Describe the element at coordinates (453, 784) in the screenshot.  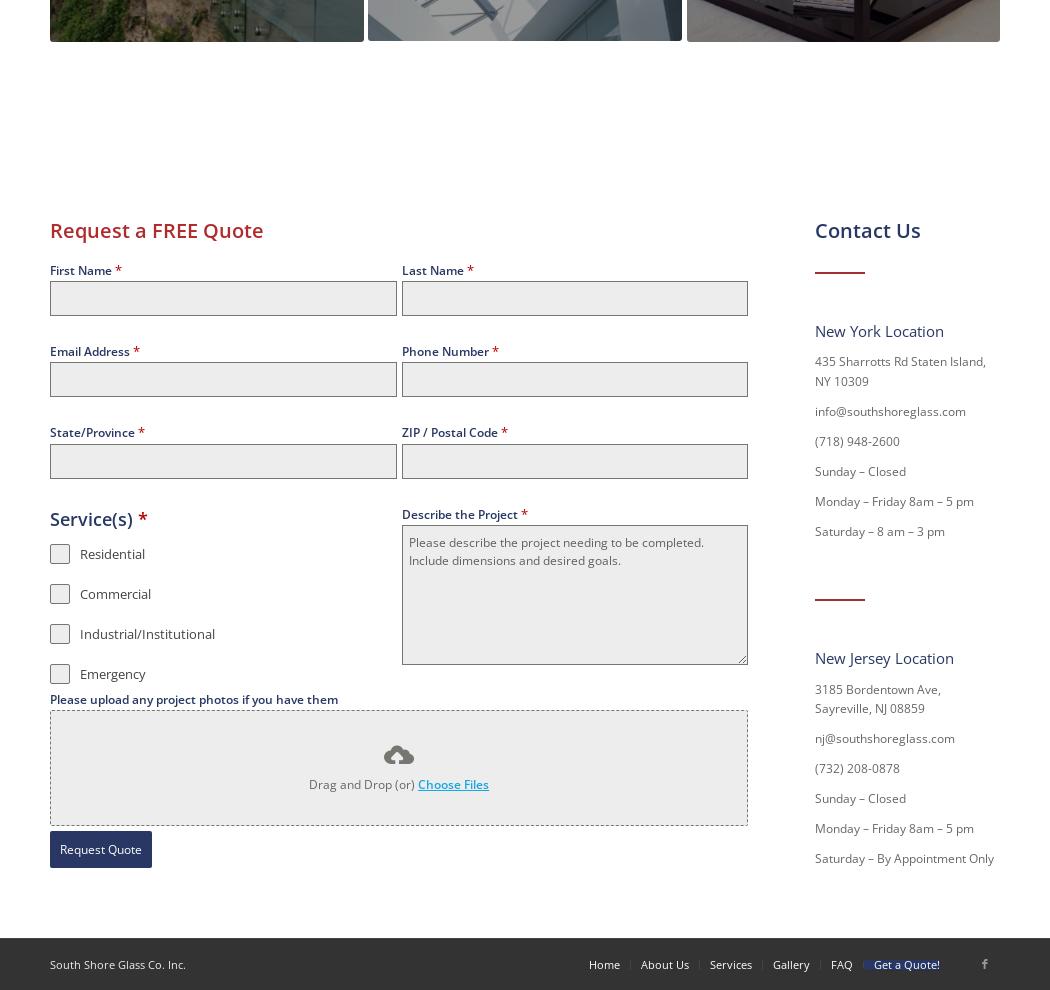
I see `'Choose Files'` at that location.